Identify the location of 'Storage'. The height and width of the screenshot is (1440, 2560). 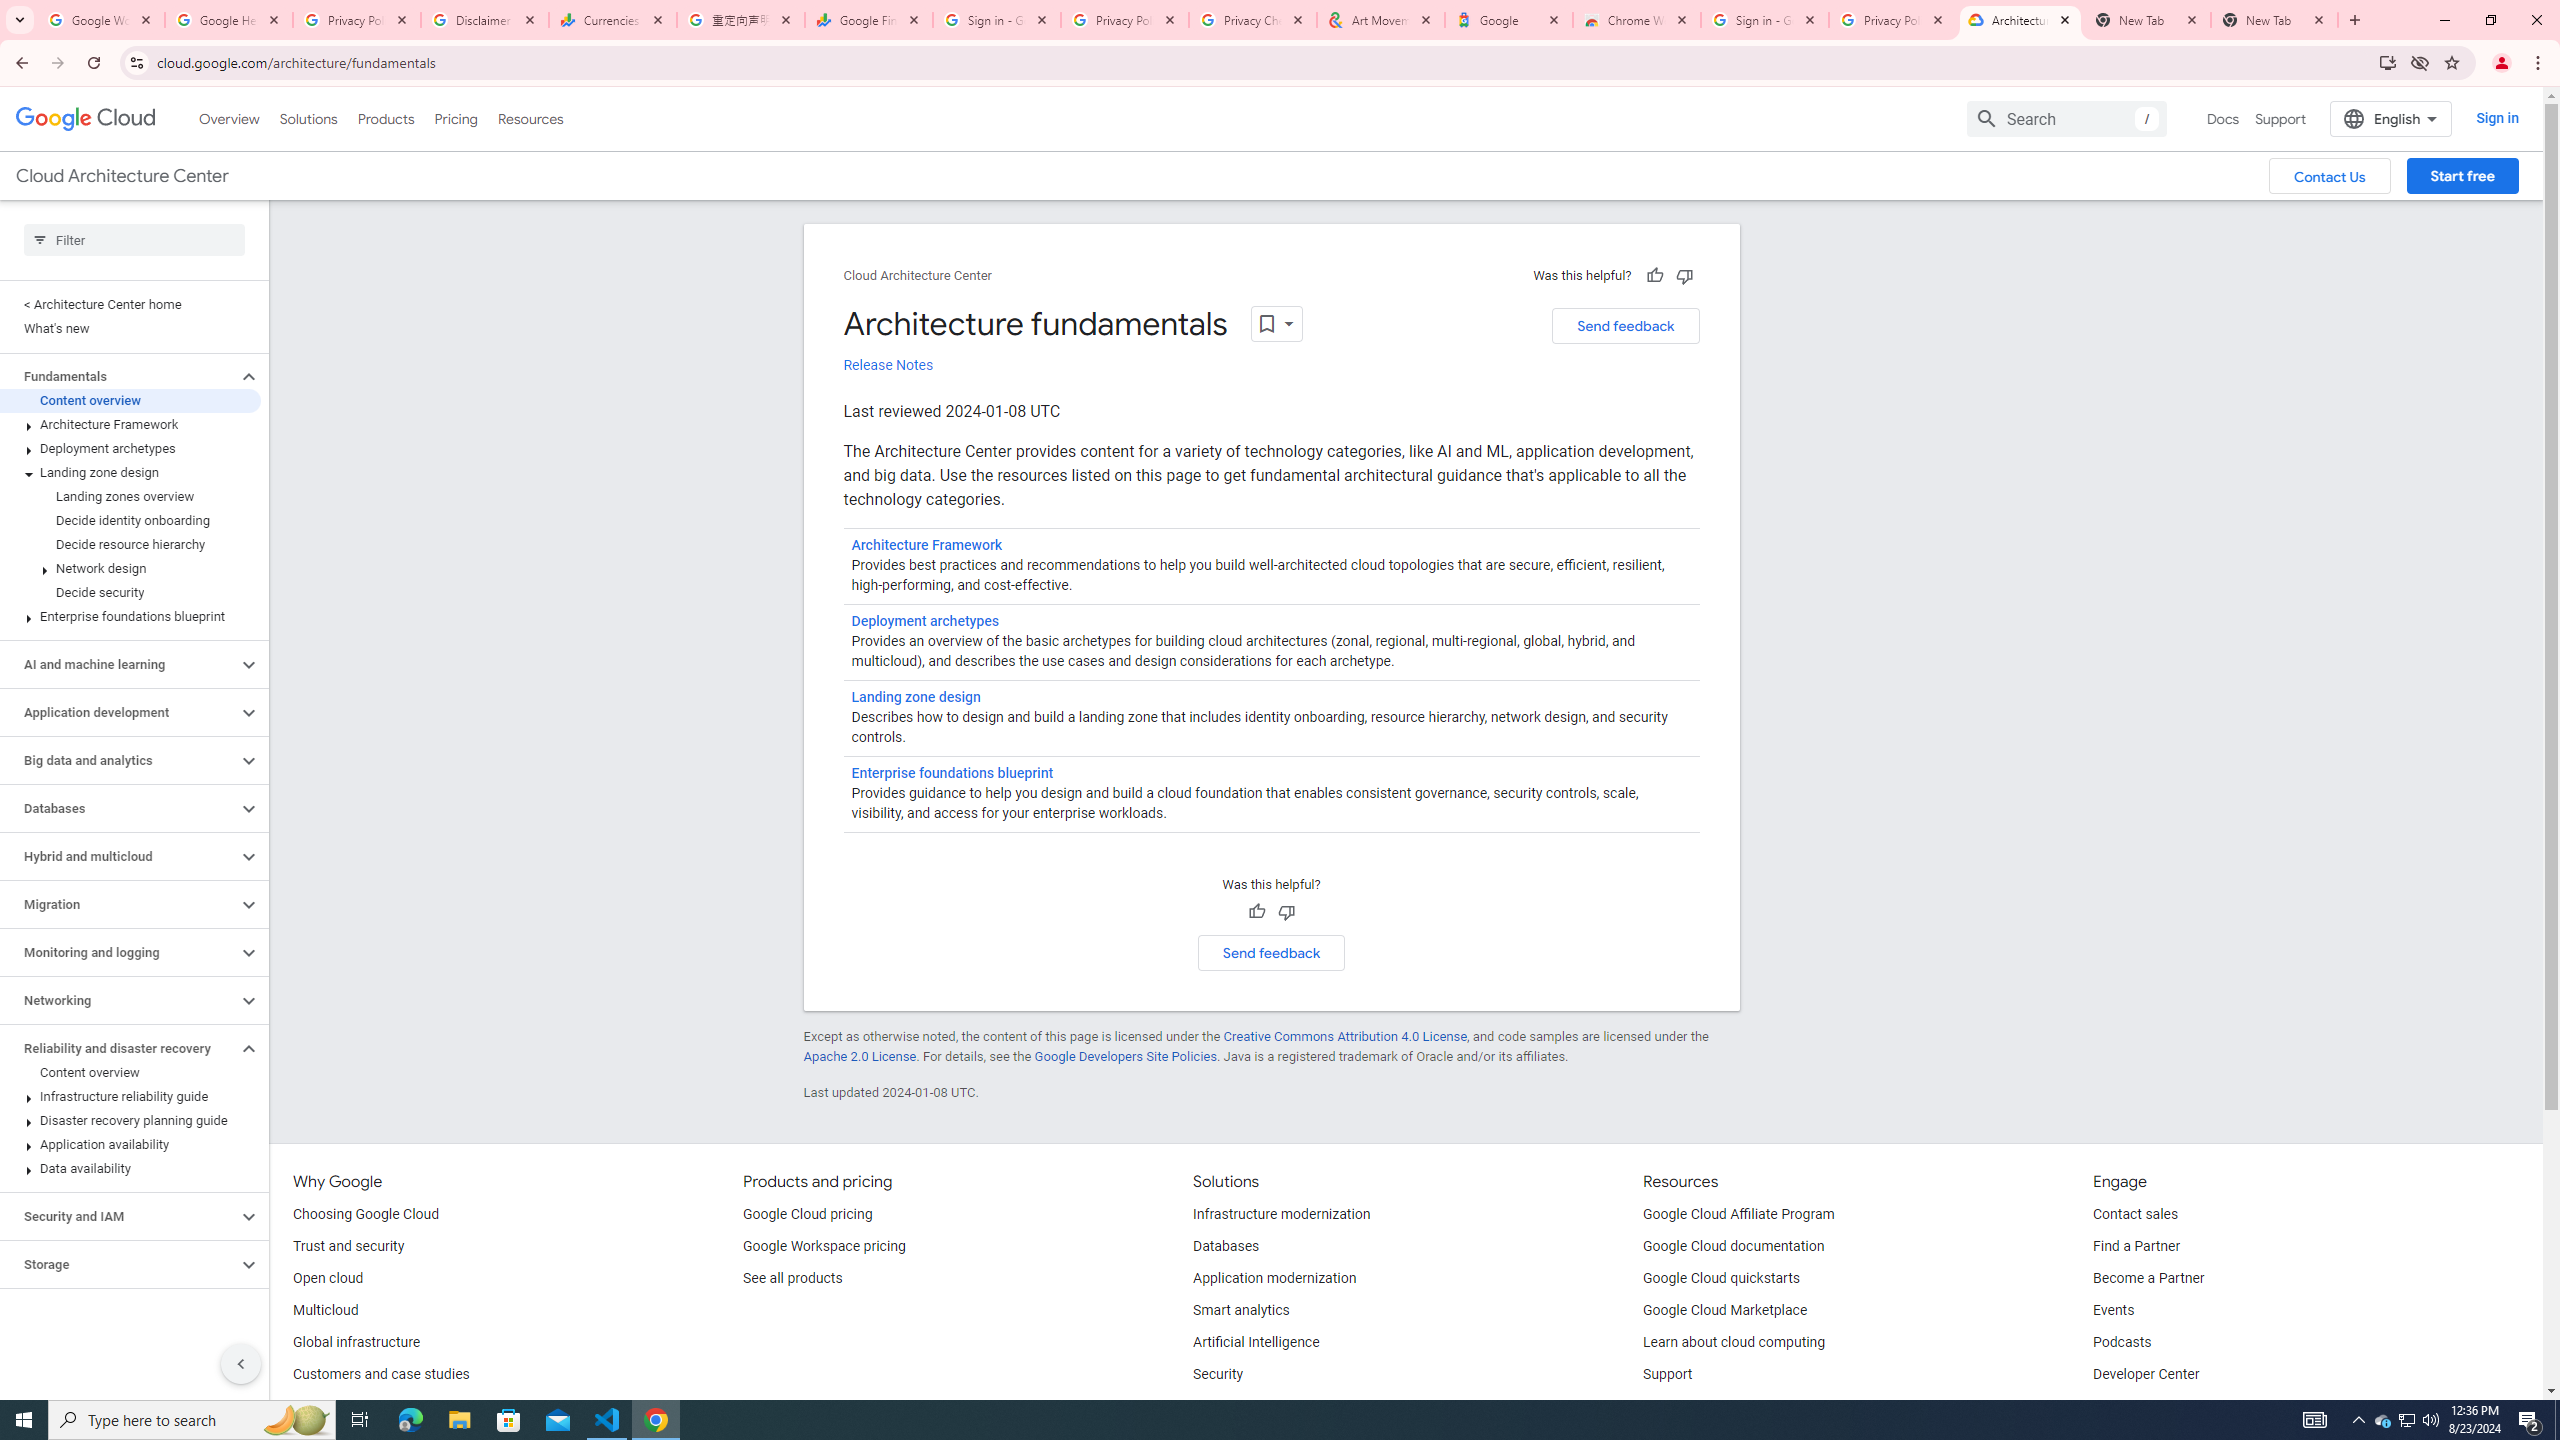
(118, 1264).